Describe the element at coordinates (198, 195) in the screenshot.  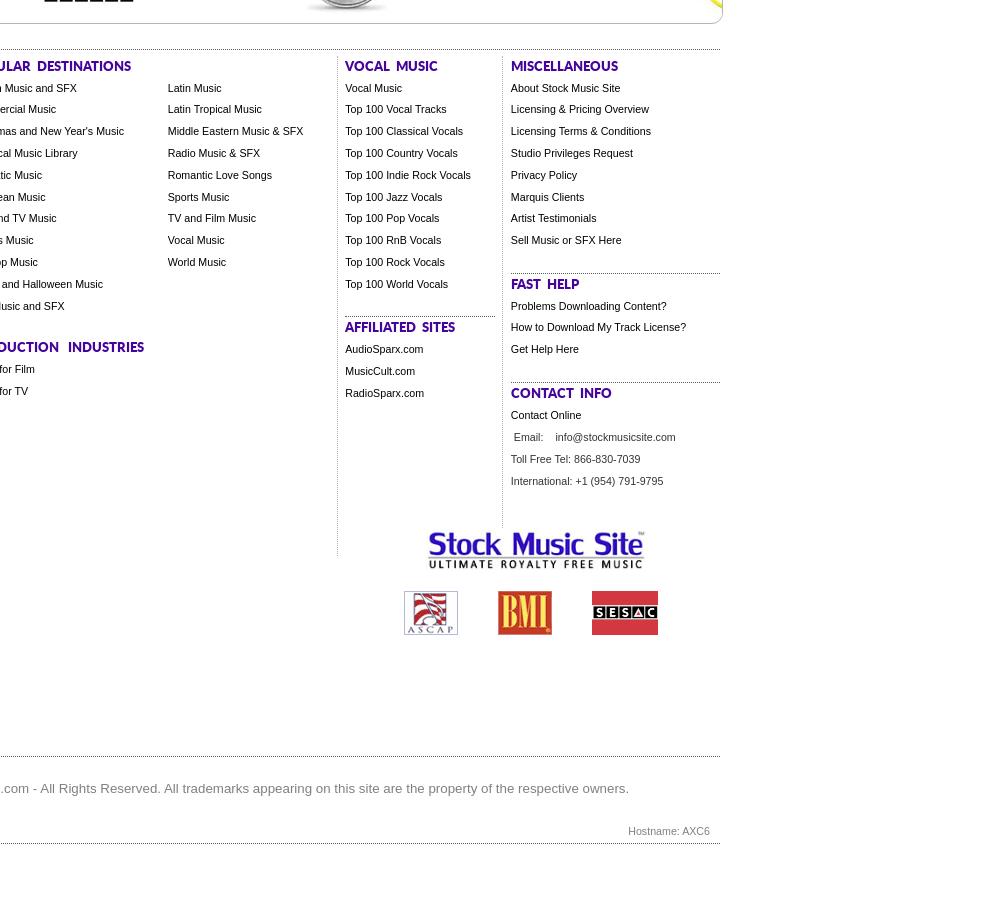
I see `'Sports Music'` at that location.